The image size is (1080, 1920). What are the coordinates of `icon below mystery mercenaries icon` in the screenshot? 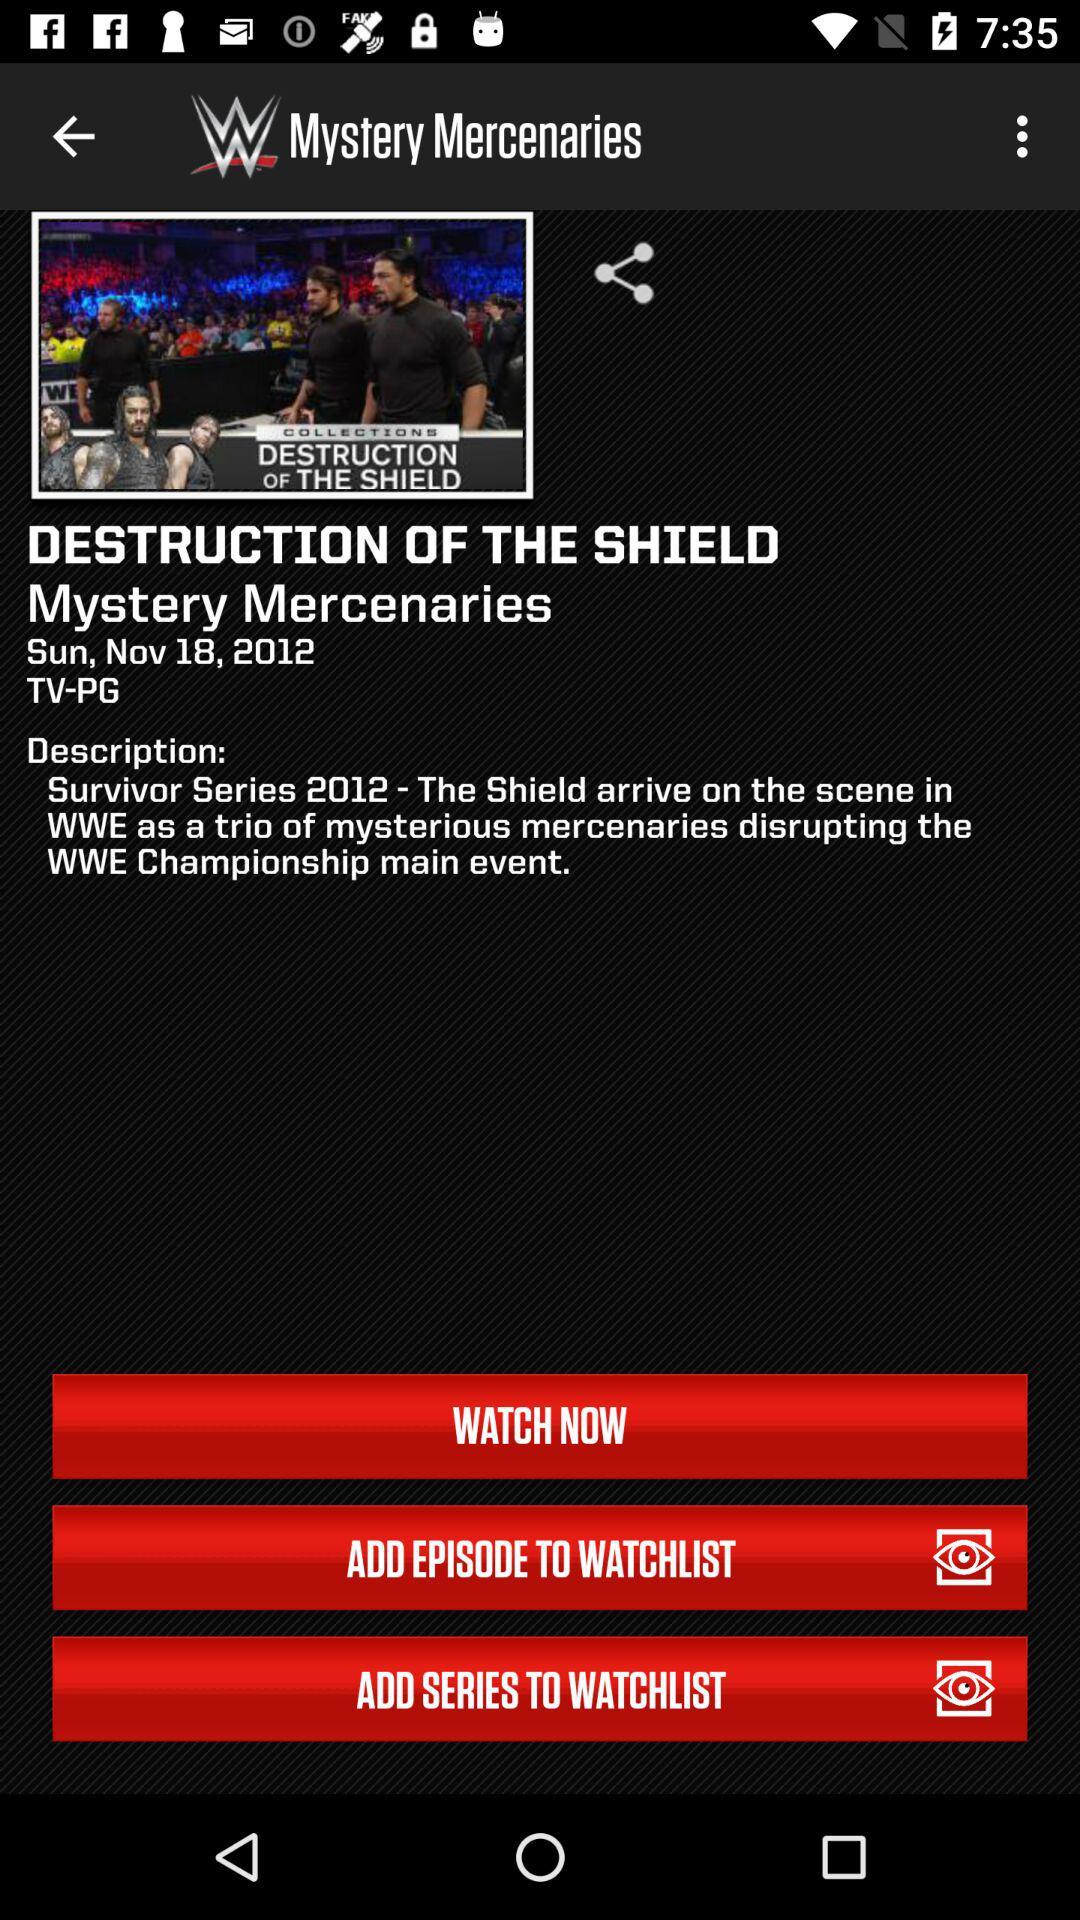 It's located at (623, 272).